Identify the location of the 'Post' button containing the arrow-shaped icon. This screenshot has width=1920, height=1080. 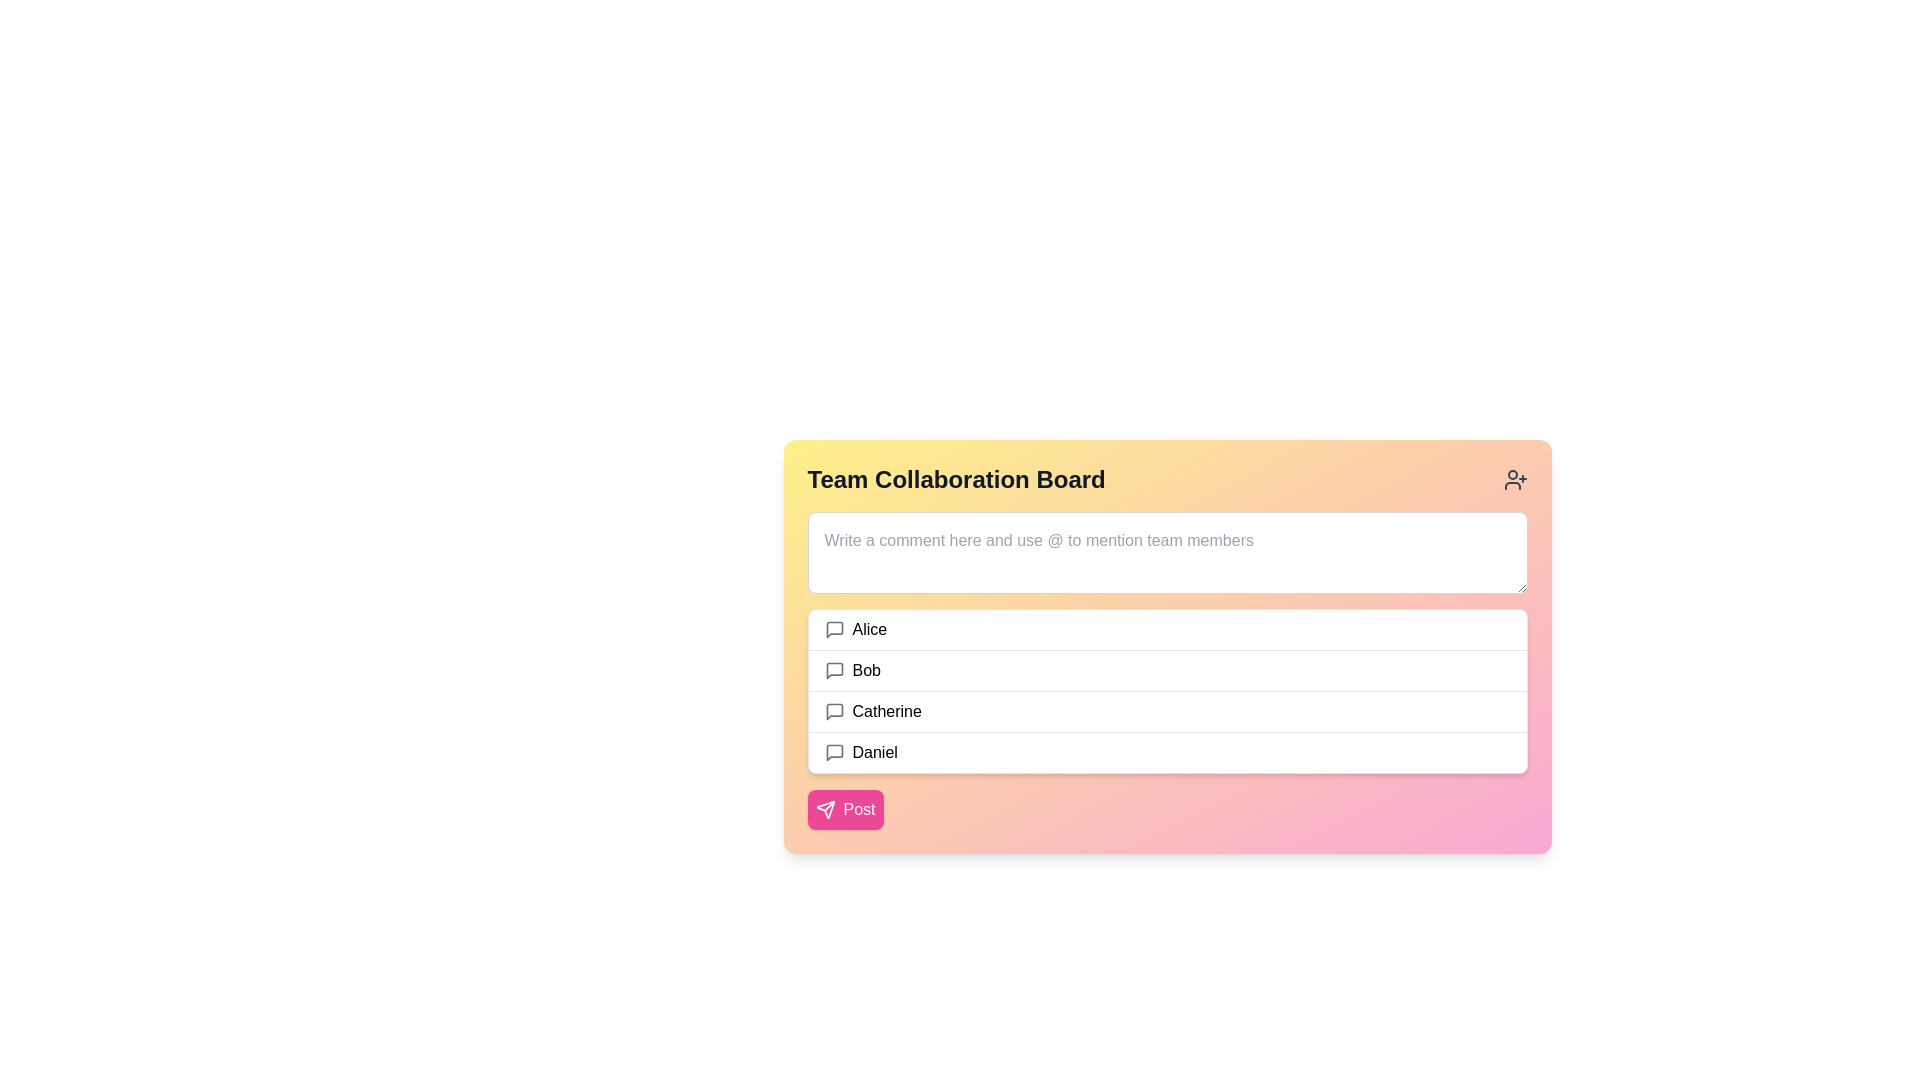
(825, 810).